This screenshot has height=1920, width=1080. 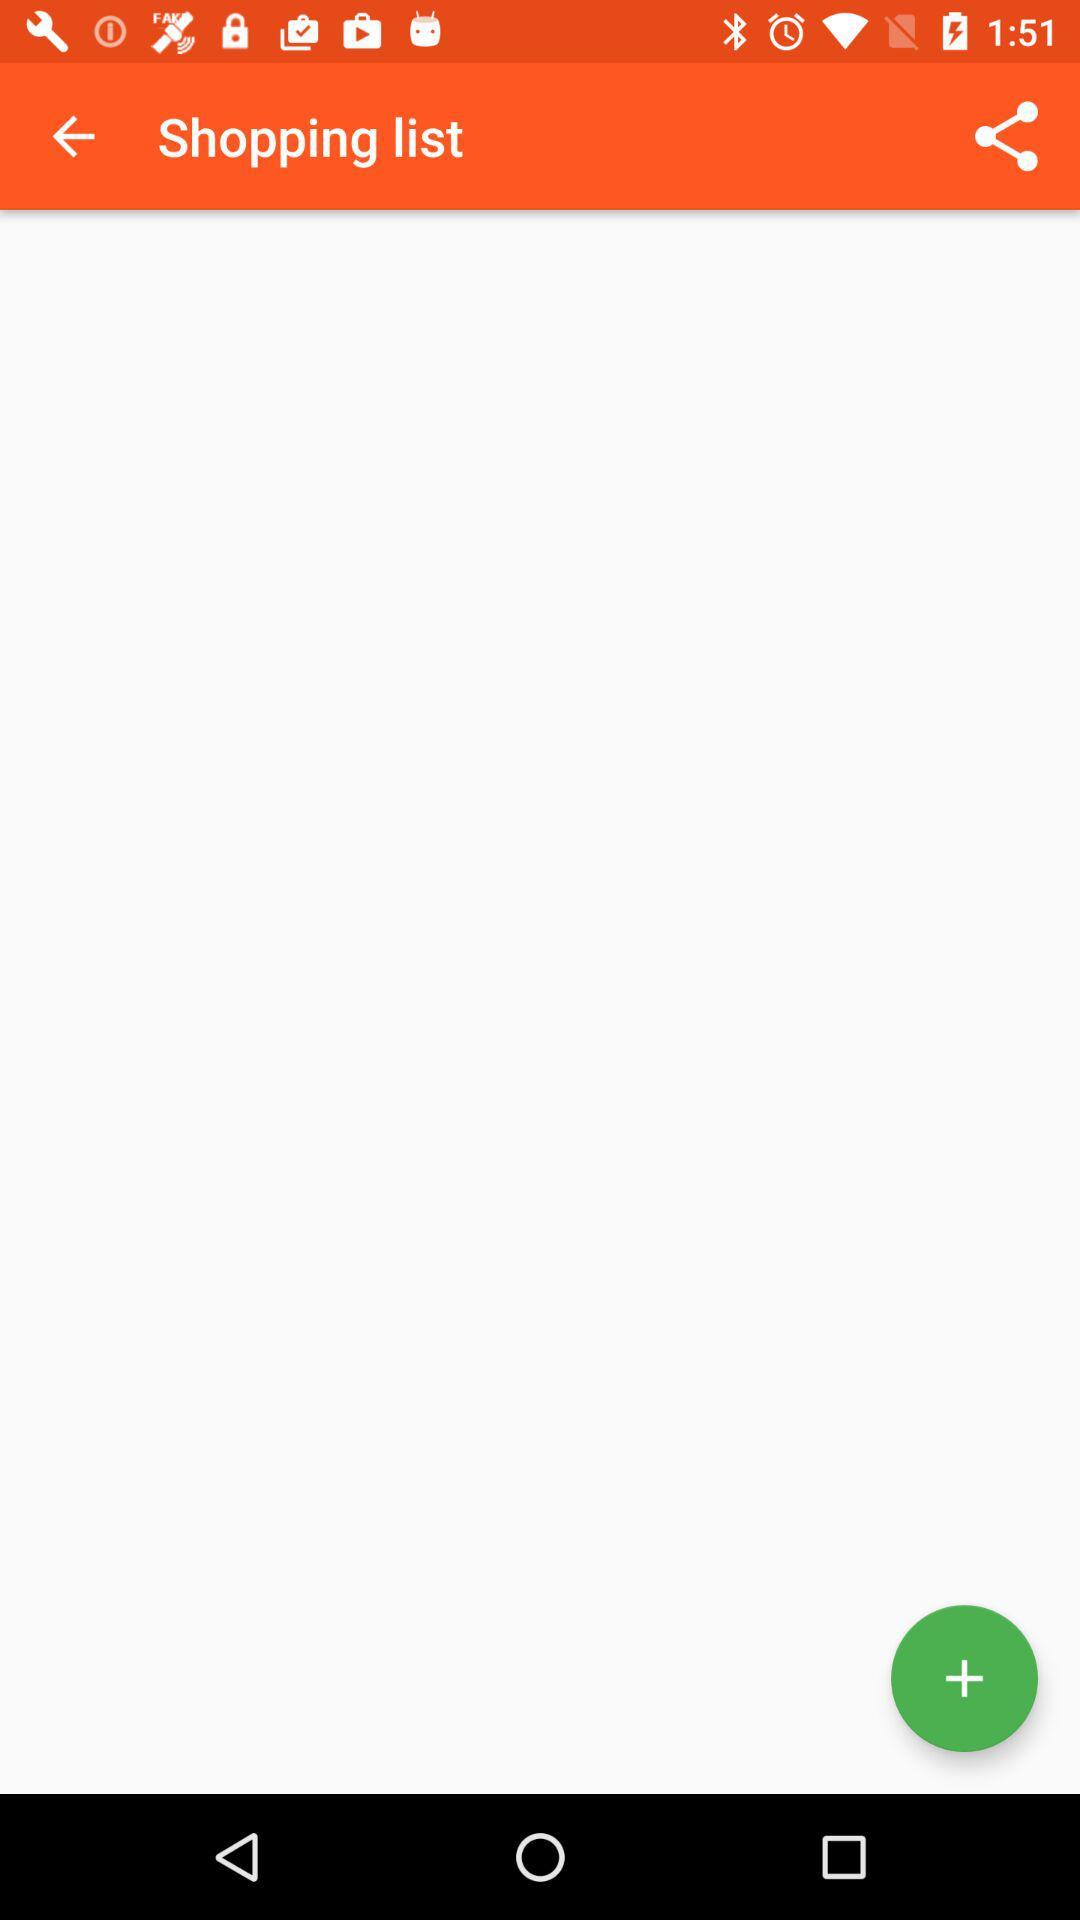 I want to click on the icon at the top right corner, so click(x=1006, y=135).